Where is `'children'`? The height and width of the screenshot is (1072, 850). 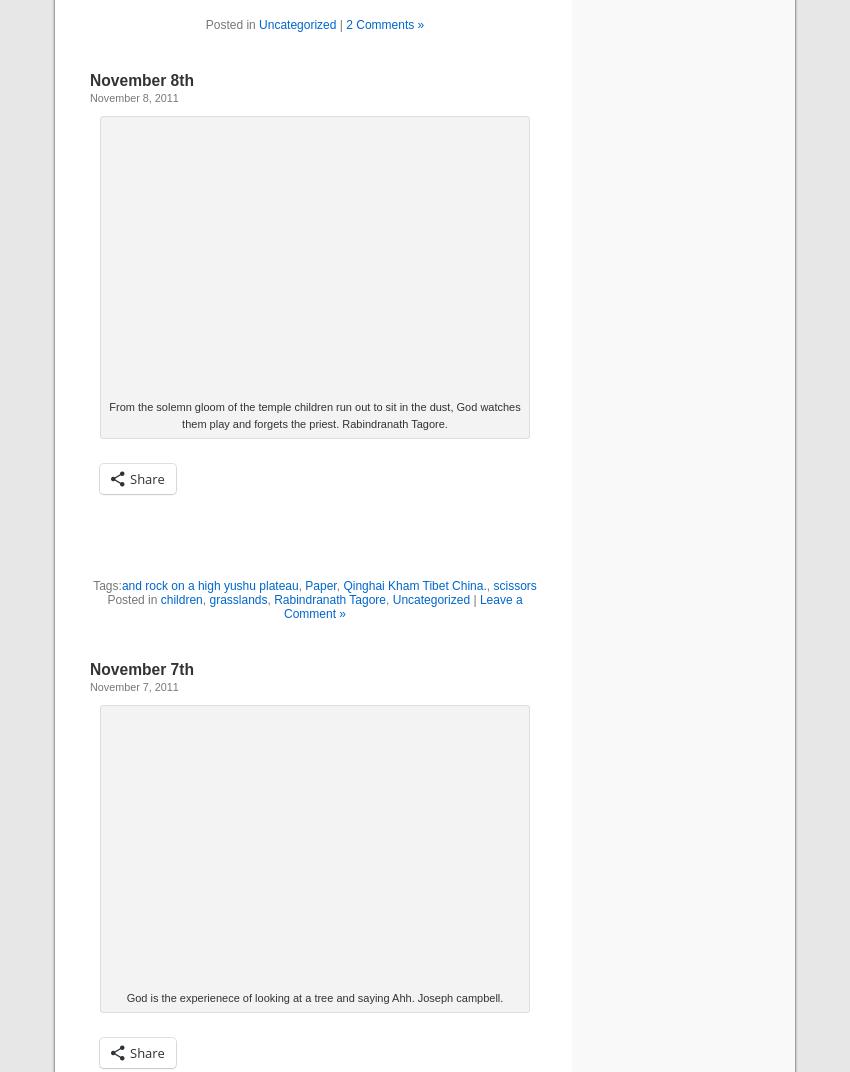 'children' is located at coordinates (179, 598).